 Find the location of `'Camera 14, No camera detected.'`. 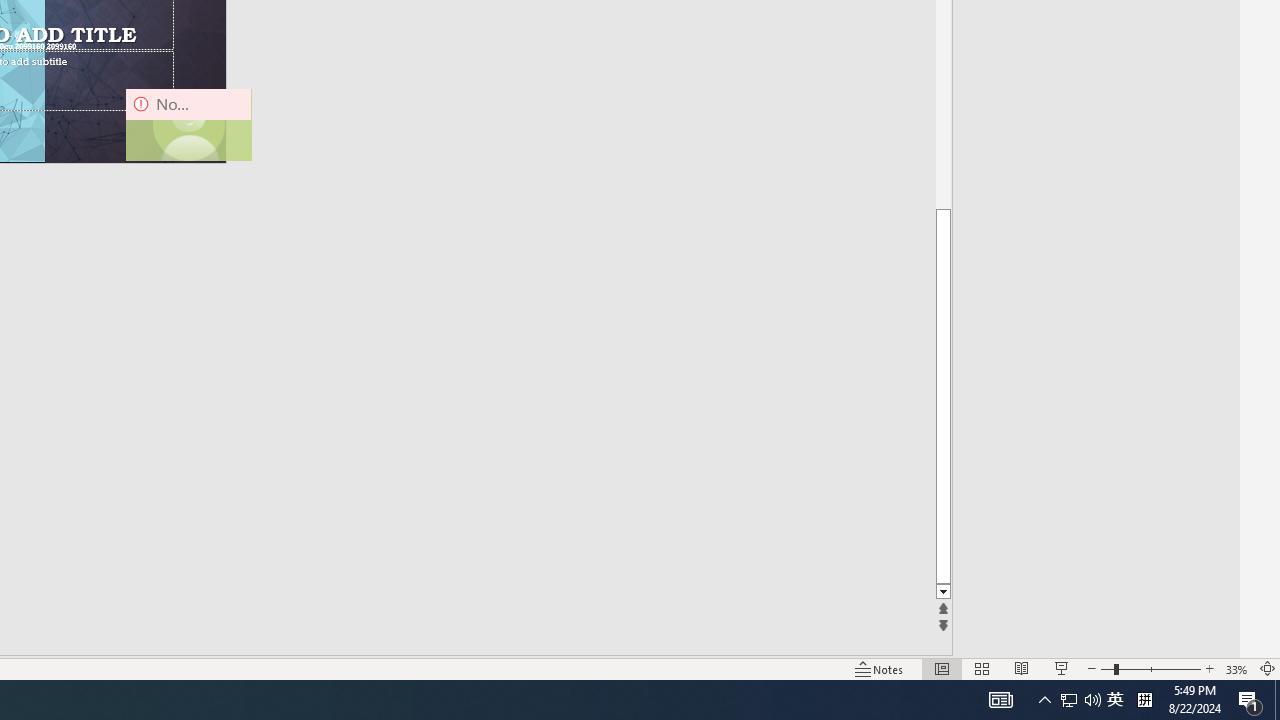

'Camera 14, No camera detected.' is located at coordinates (188, 124).